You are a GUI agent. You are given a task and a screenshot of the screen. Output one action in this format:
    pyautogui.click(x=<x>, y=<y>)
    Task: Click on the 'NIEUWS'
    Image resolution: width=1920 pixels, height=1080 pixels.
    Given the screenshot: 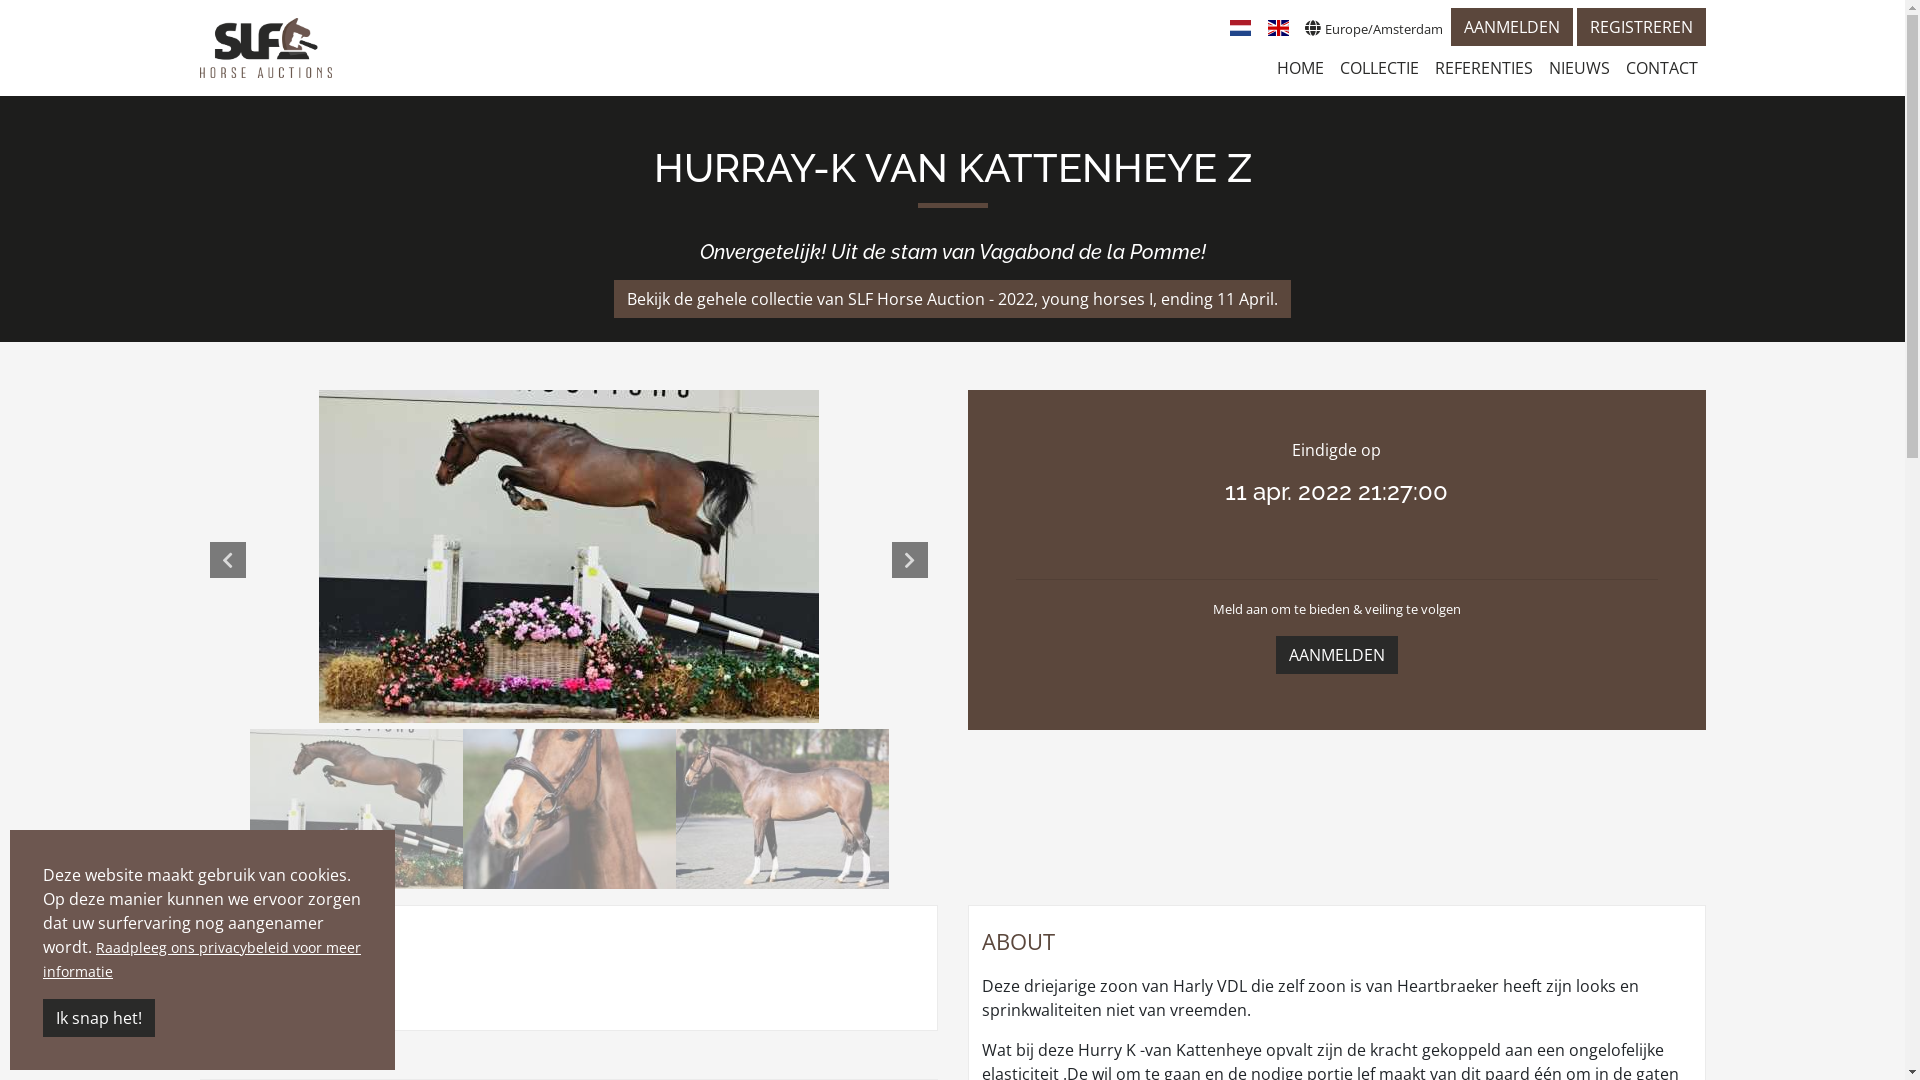 What is the action you would take?
    pyautogui.click(x=1577, y=67)
    